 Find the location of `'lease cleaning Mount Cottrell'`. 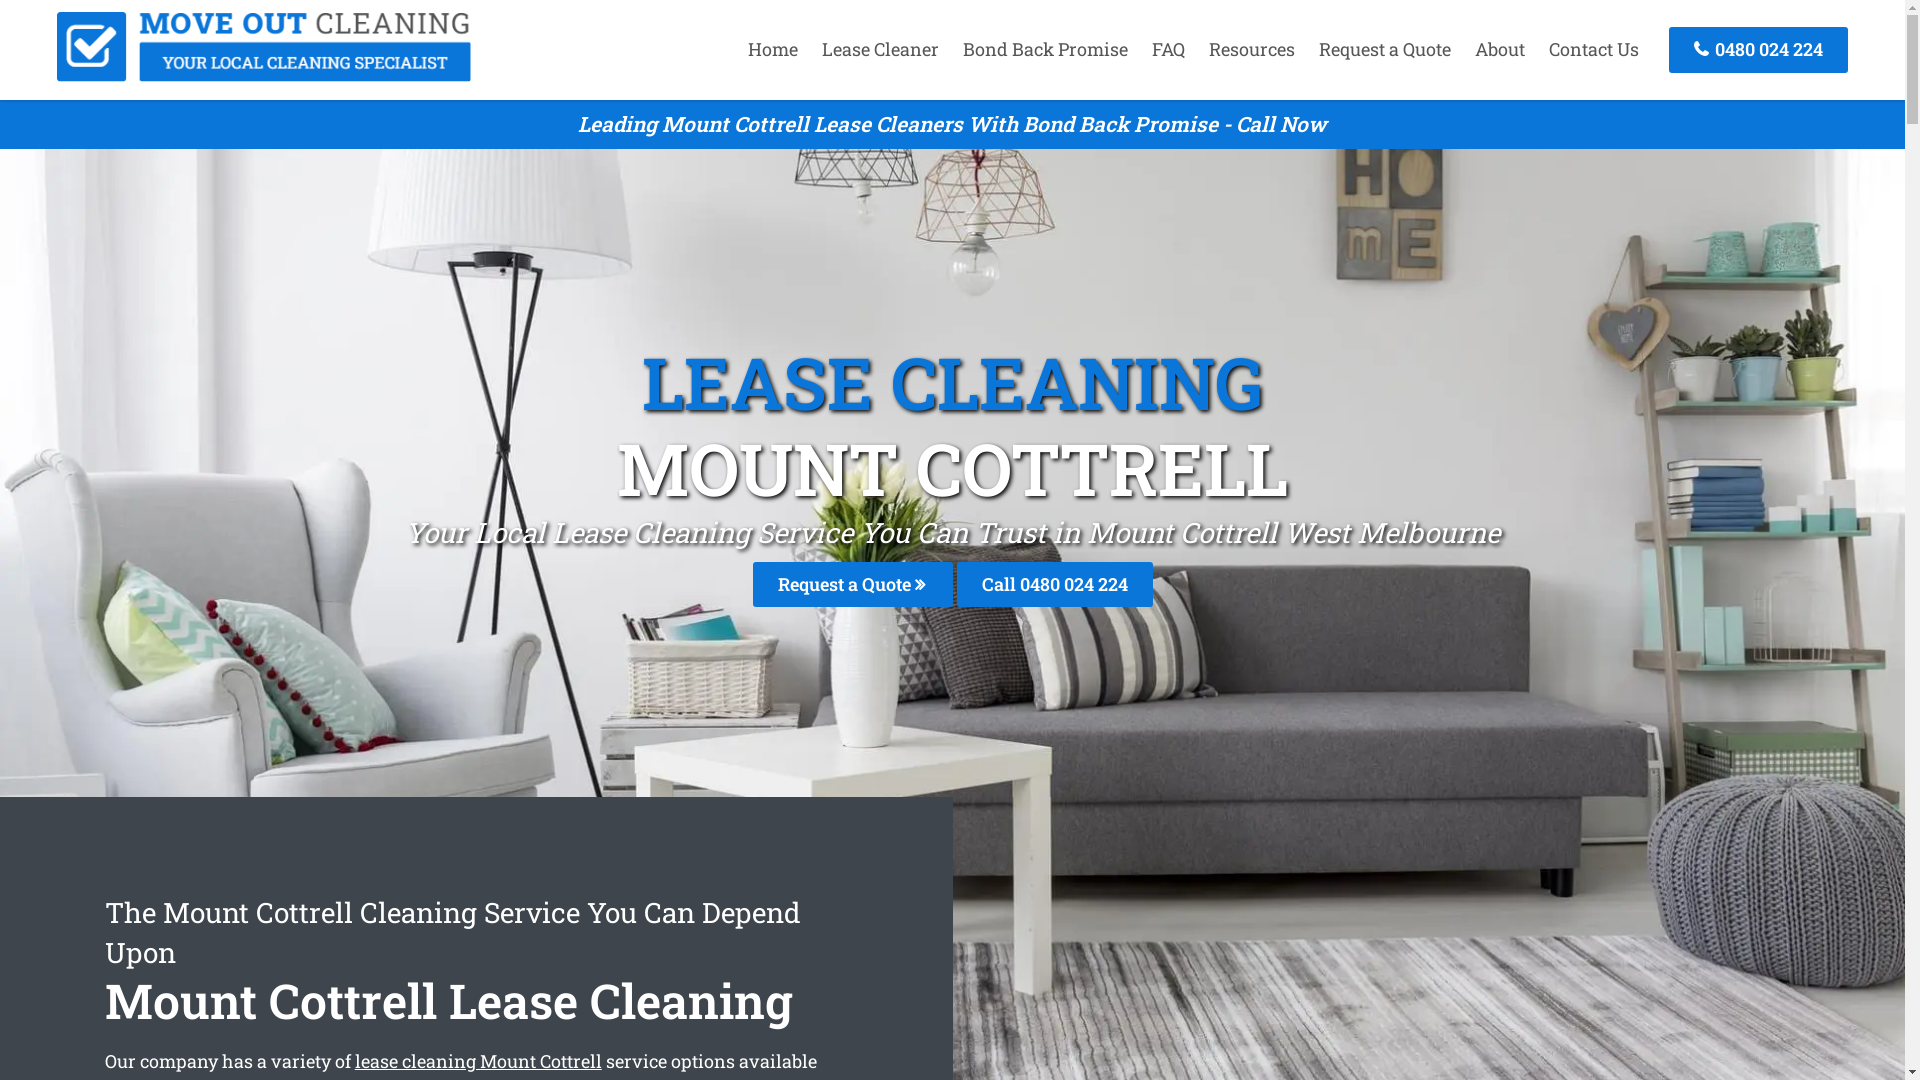

'lease cleaning Mount Cottrell' is located at coordinates (477, 1059).